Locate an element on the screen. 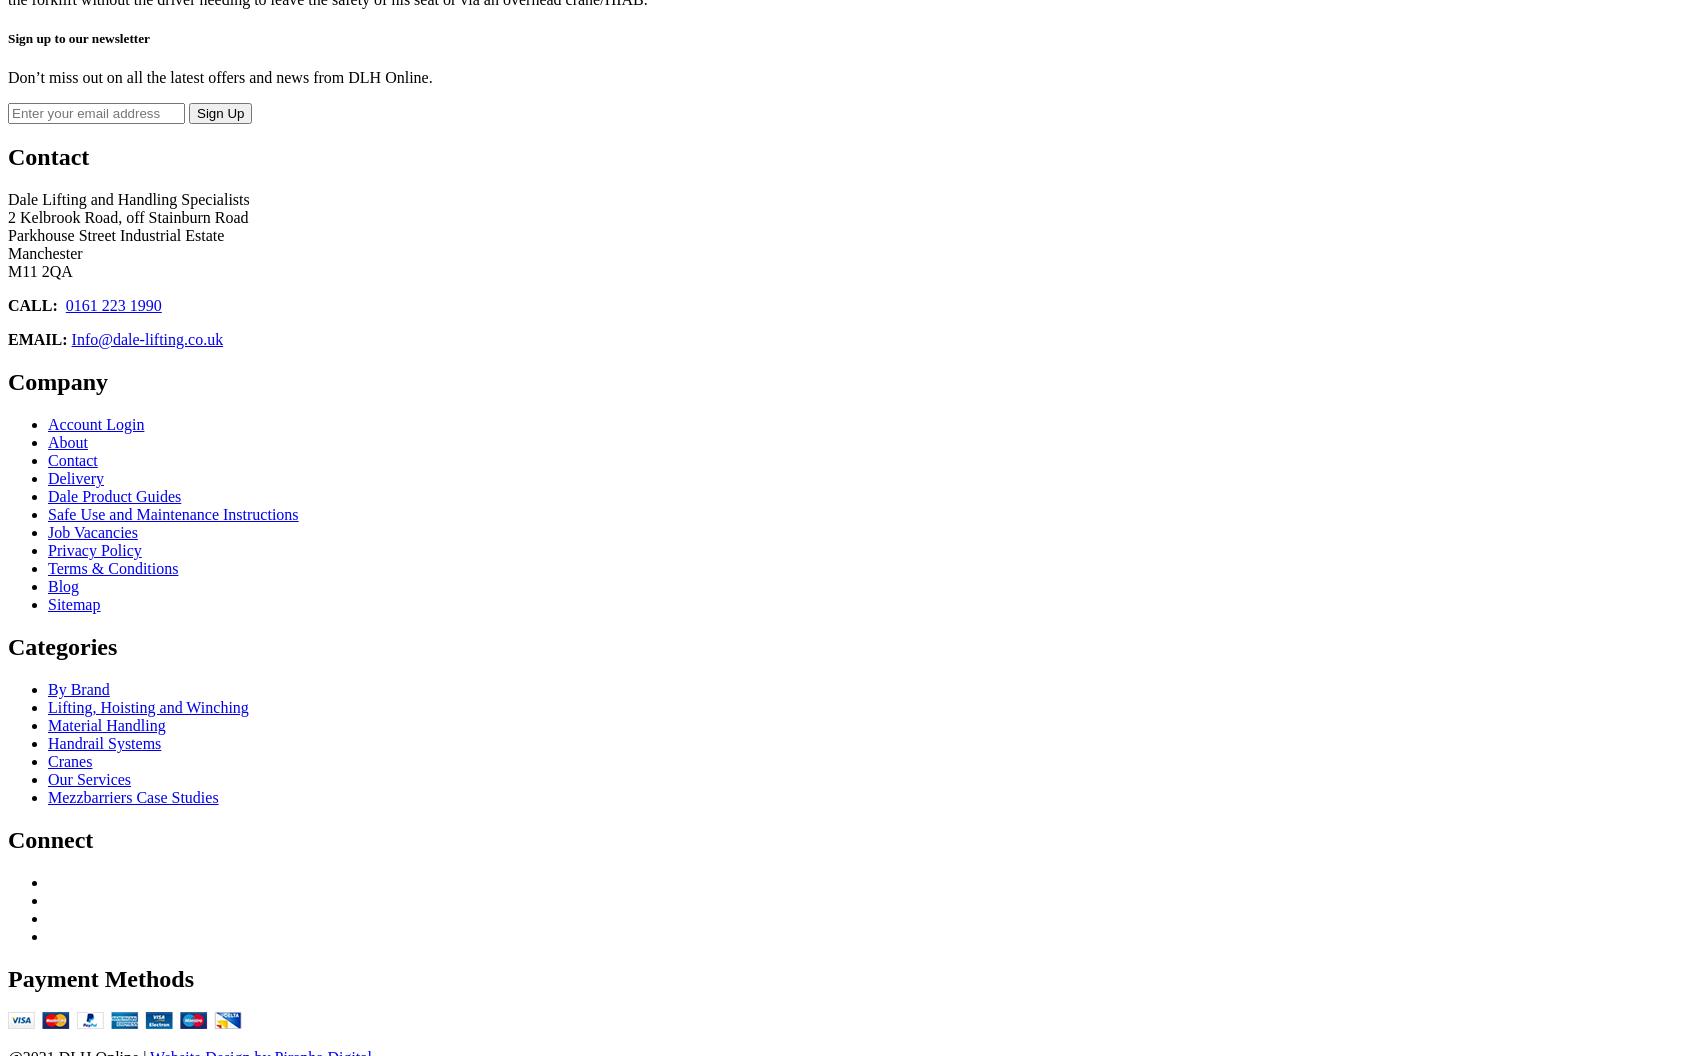 Image resolution: width=1700 pixels, height=1056 pixels. 'Delivery' is located at coordinates (47, 477).